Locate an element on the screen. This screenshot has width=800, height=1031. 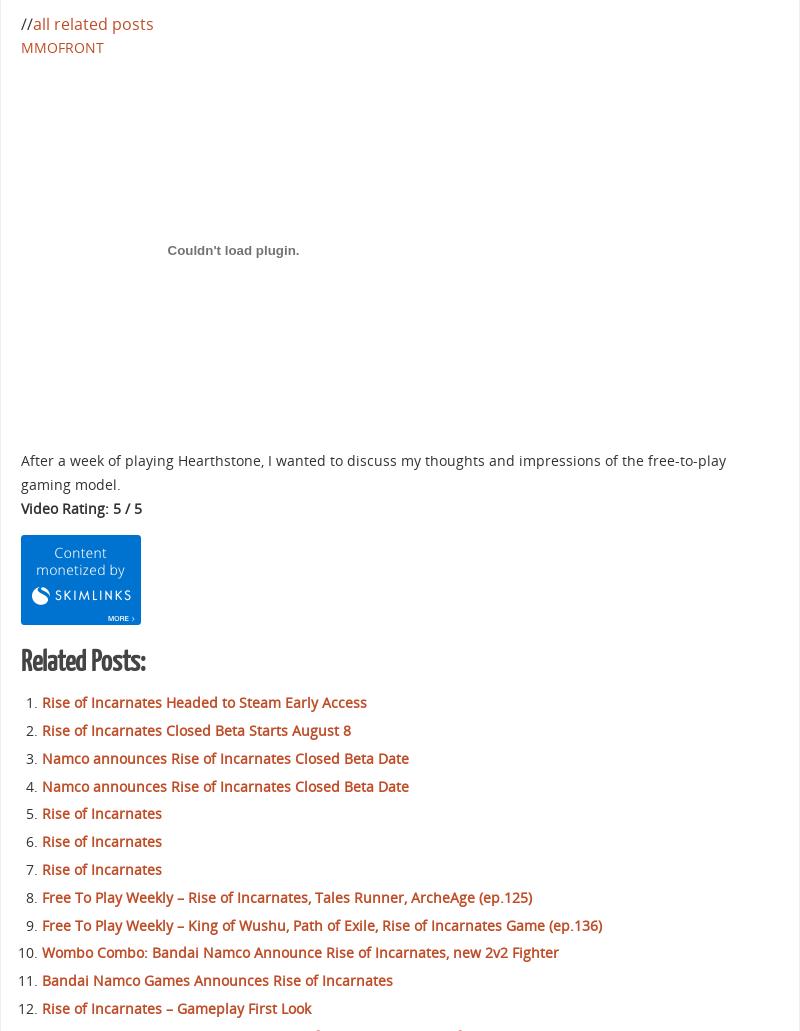
'Free To Play Weekly – King of Wushu, Path of Exile, Rise of Incarnates Game (ep.136)' is located at coordinates (41, 924).